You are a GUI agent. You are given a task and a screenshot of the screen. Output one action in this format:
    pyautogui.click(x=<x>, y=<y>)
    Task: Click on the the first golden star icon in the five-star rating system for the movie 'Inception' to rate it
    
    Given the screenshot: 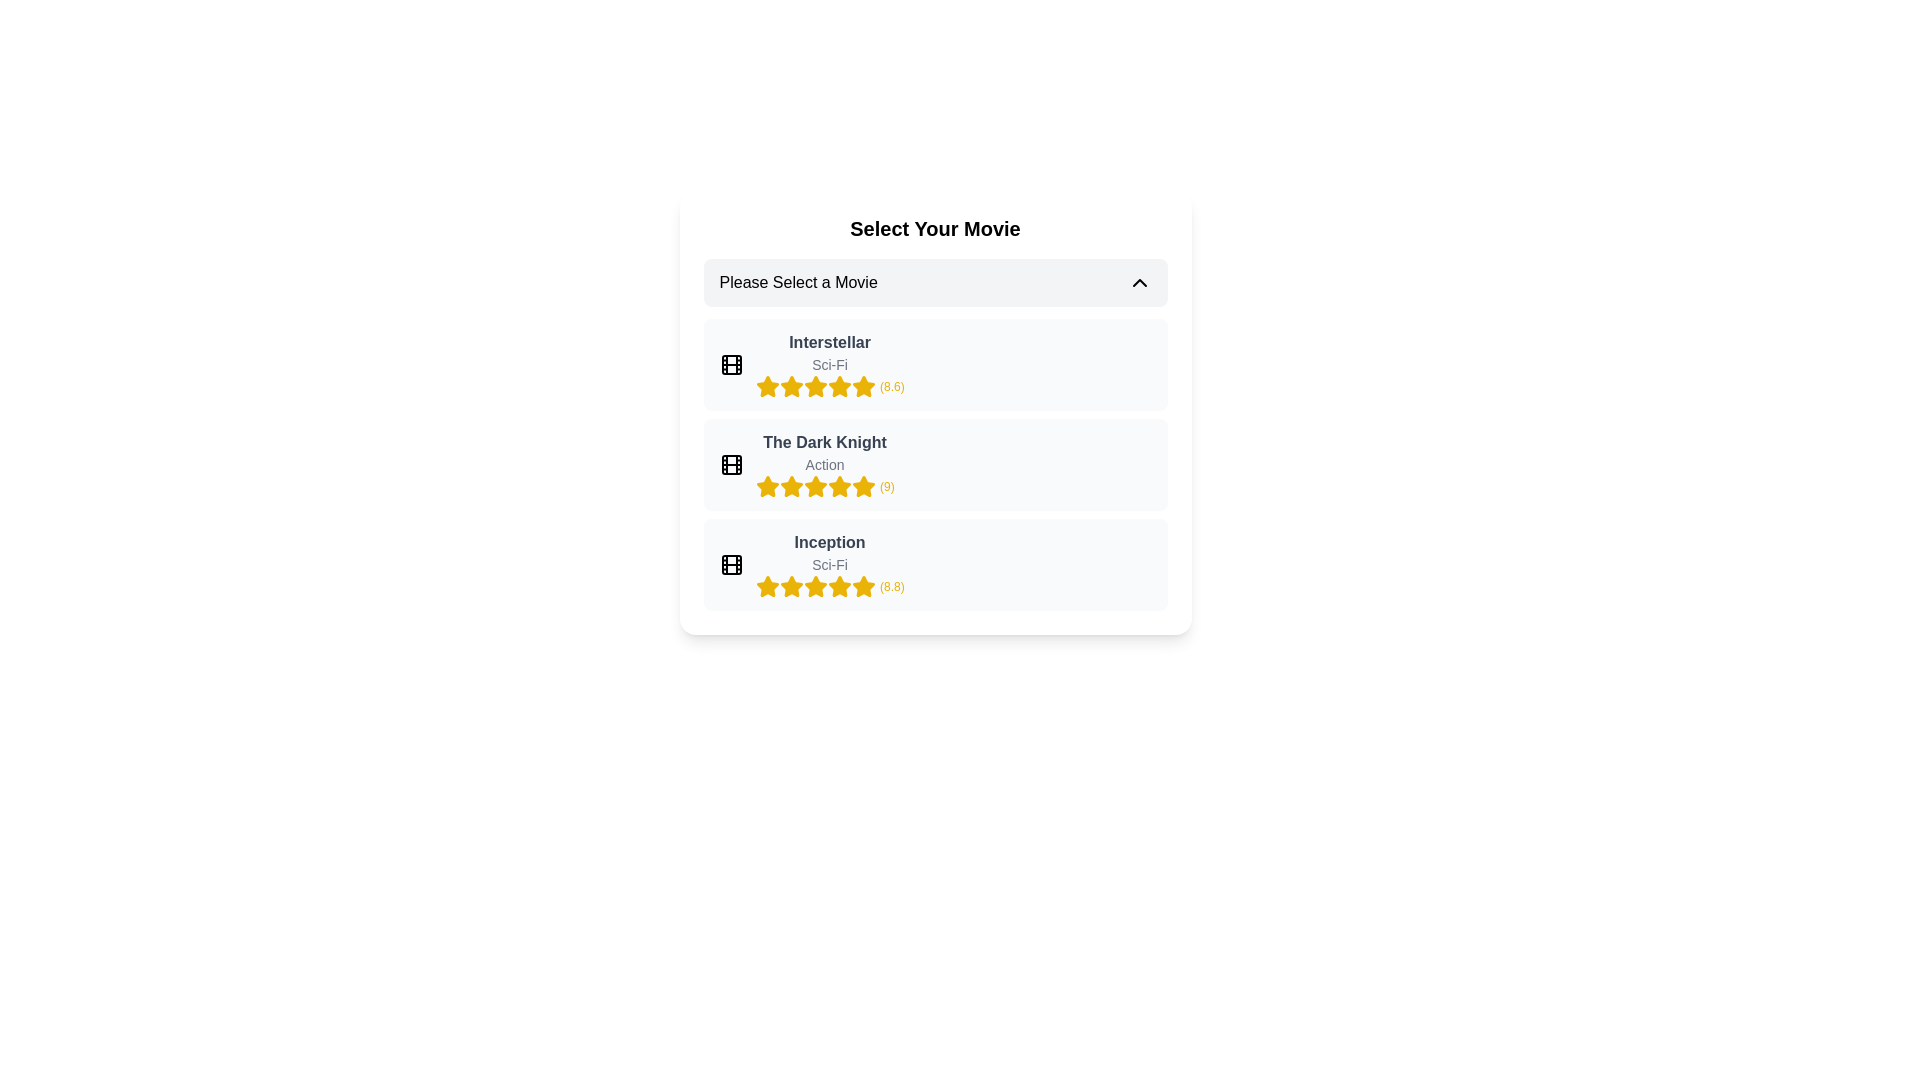 What is the action you would take?
    pyautogui.click(x=766, y=585)
    